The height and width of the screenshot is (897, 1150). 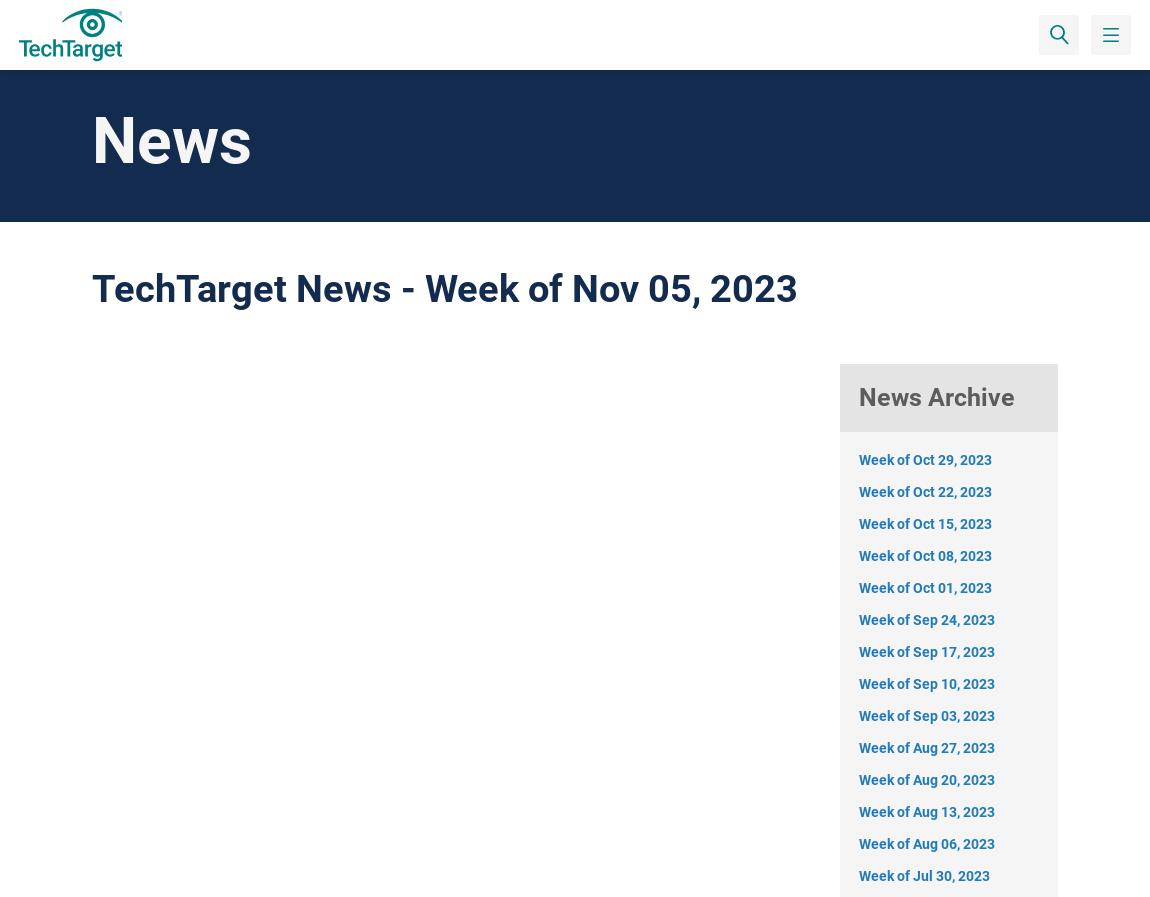 I want to click on 'Week of Sep 10, 2023', so click(x=927, y=682).